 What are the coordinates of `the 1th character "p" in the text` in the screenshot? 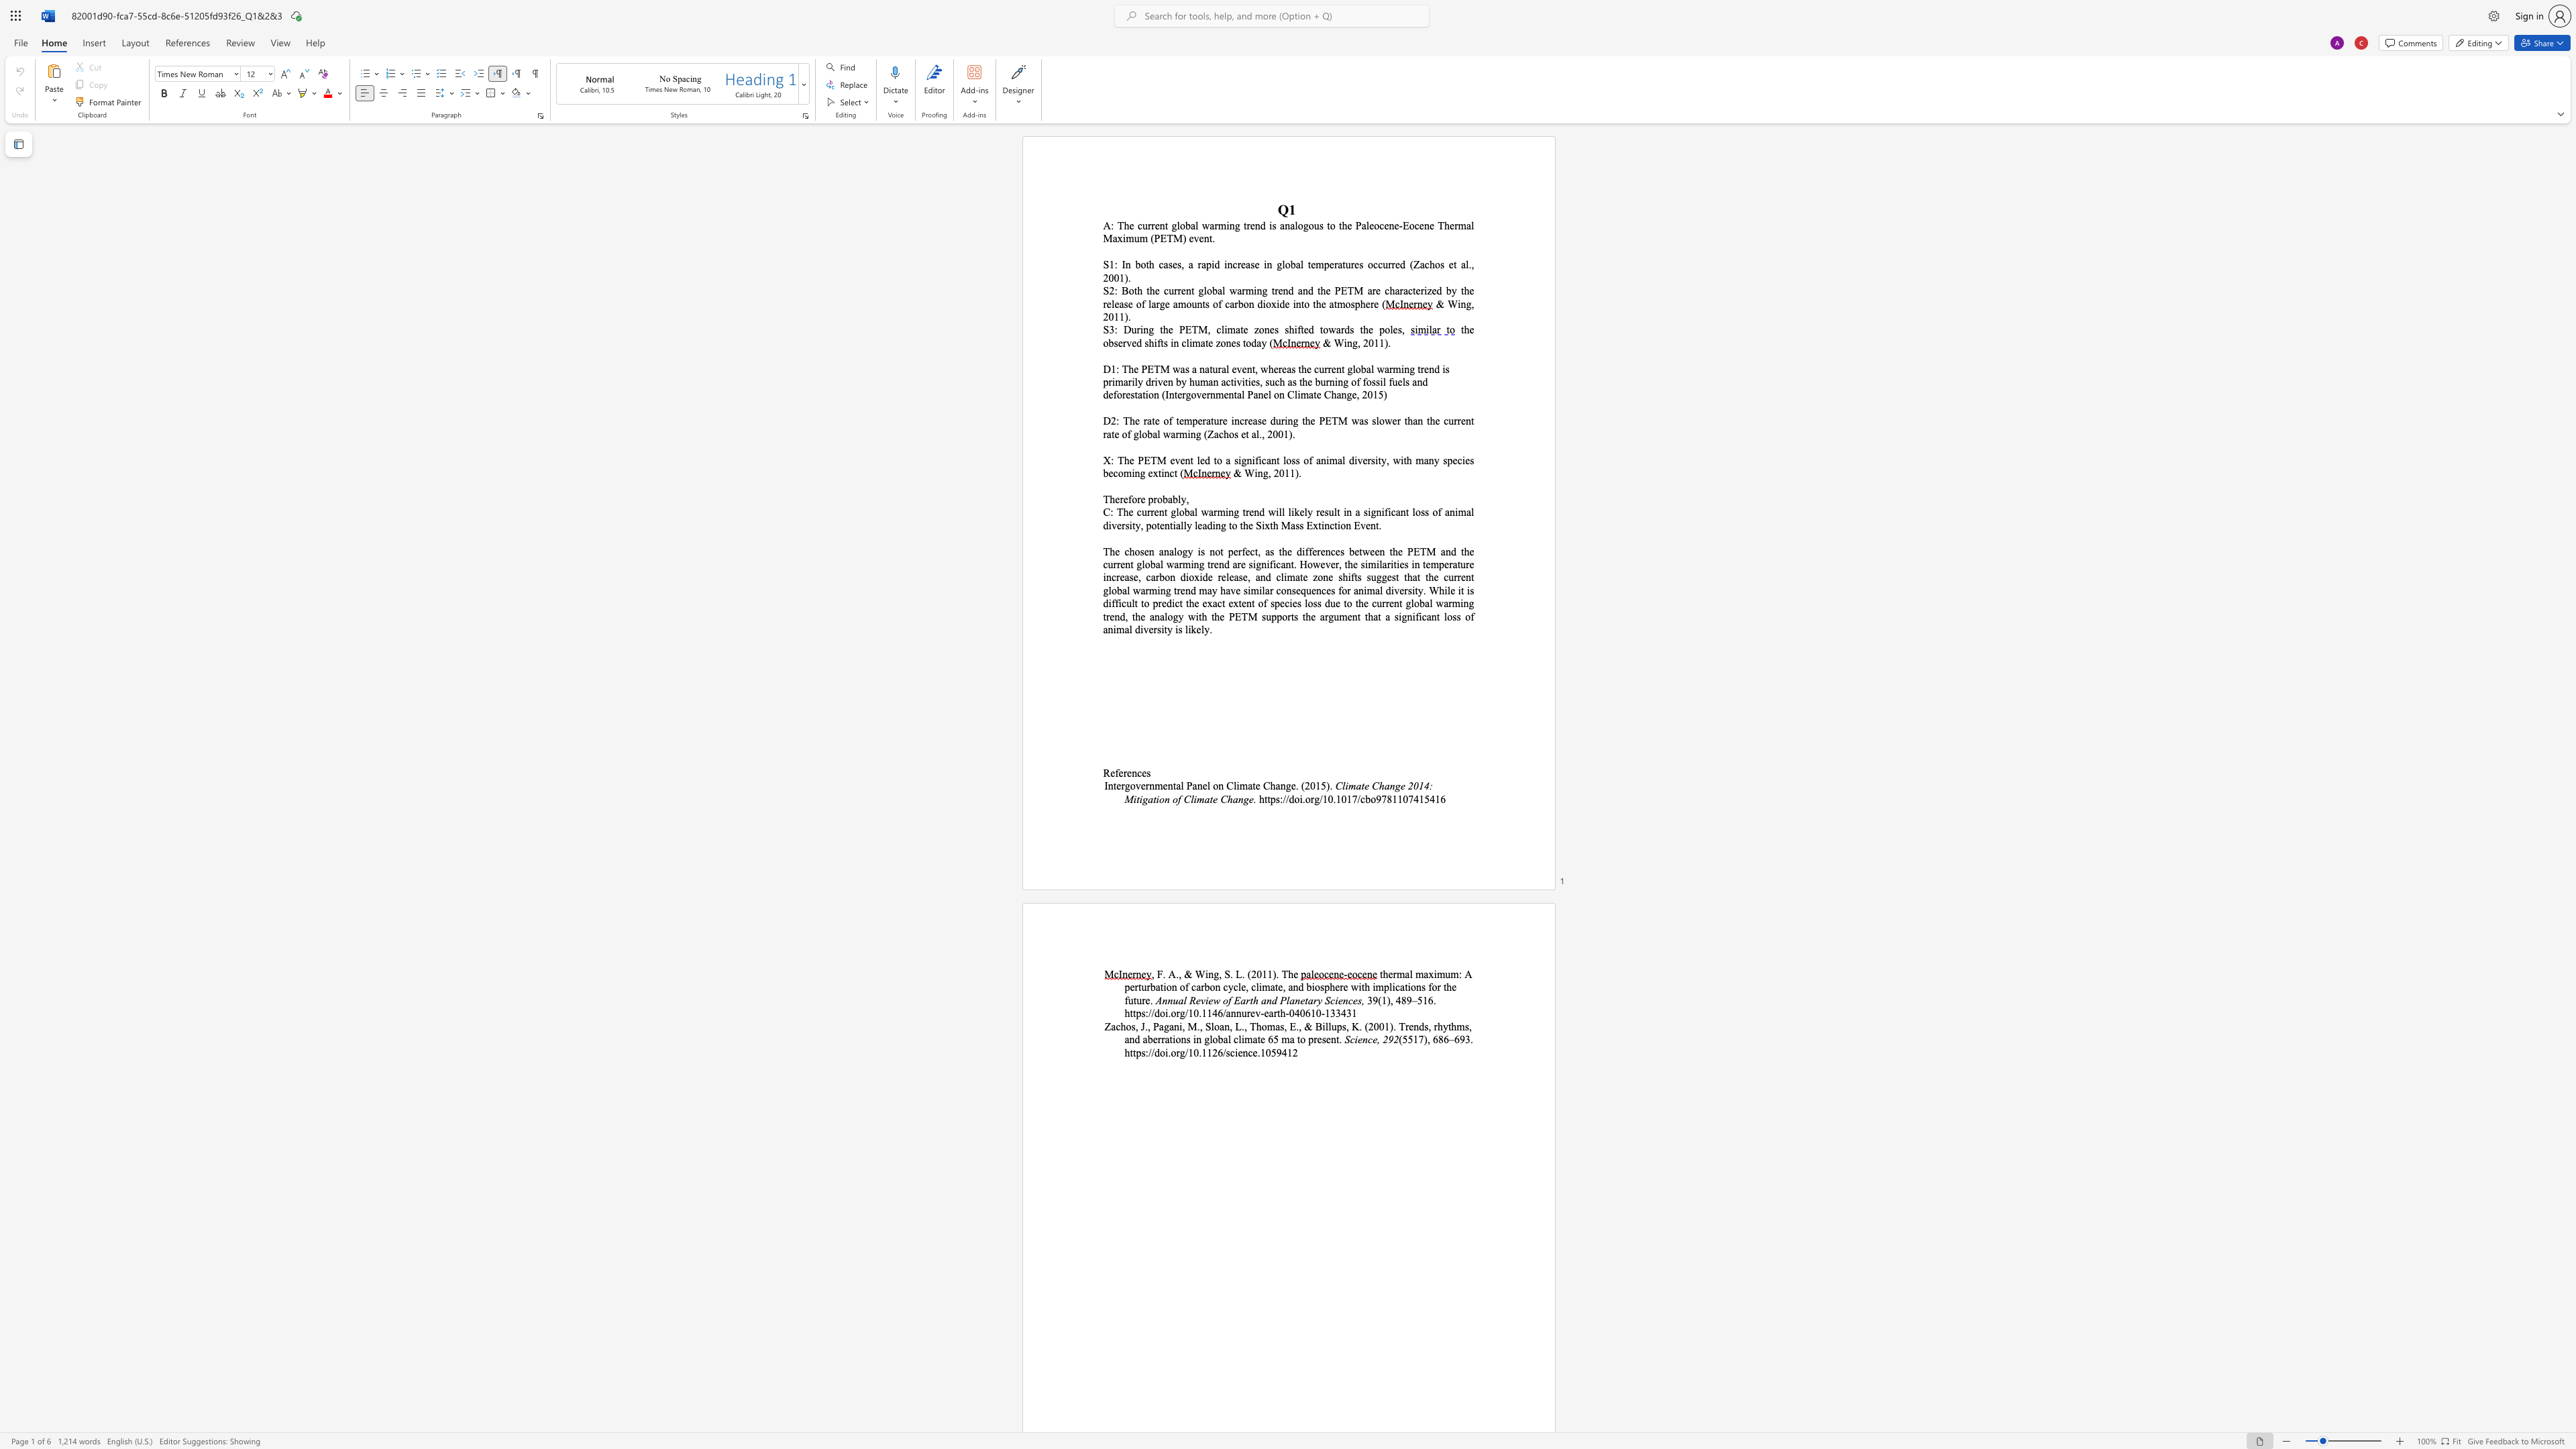 It's located at (1272, 798).